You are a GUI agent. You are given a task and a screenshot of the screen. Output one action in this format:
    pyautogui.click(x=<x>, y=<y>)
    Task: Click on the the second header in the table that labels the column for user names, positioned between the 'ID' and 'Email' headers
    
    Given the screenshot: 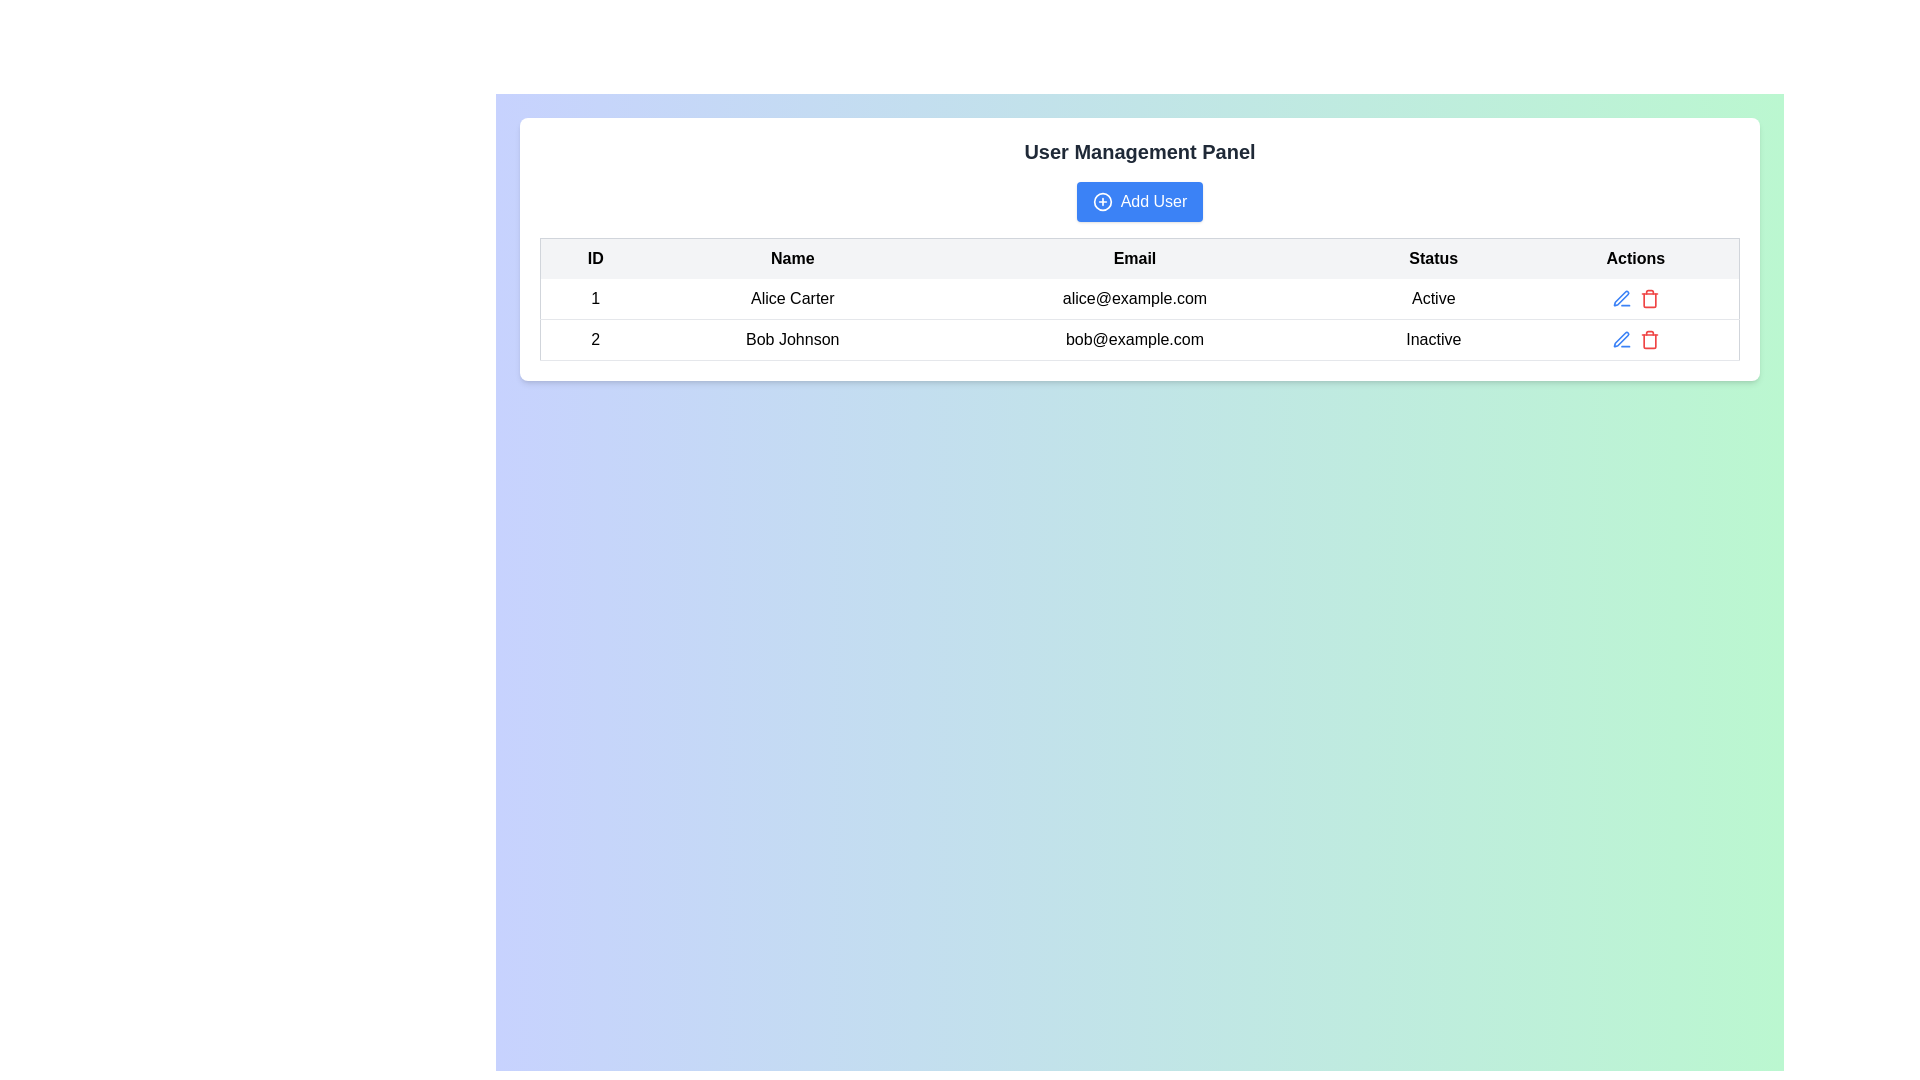 What is the action you would take?
    pyautogui.click(x=791, y=257)
    